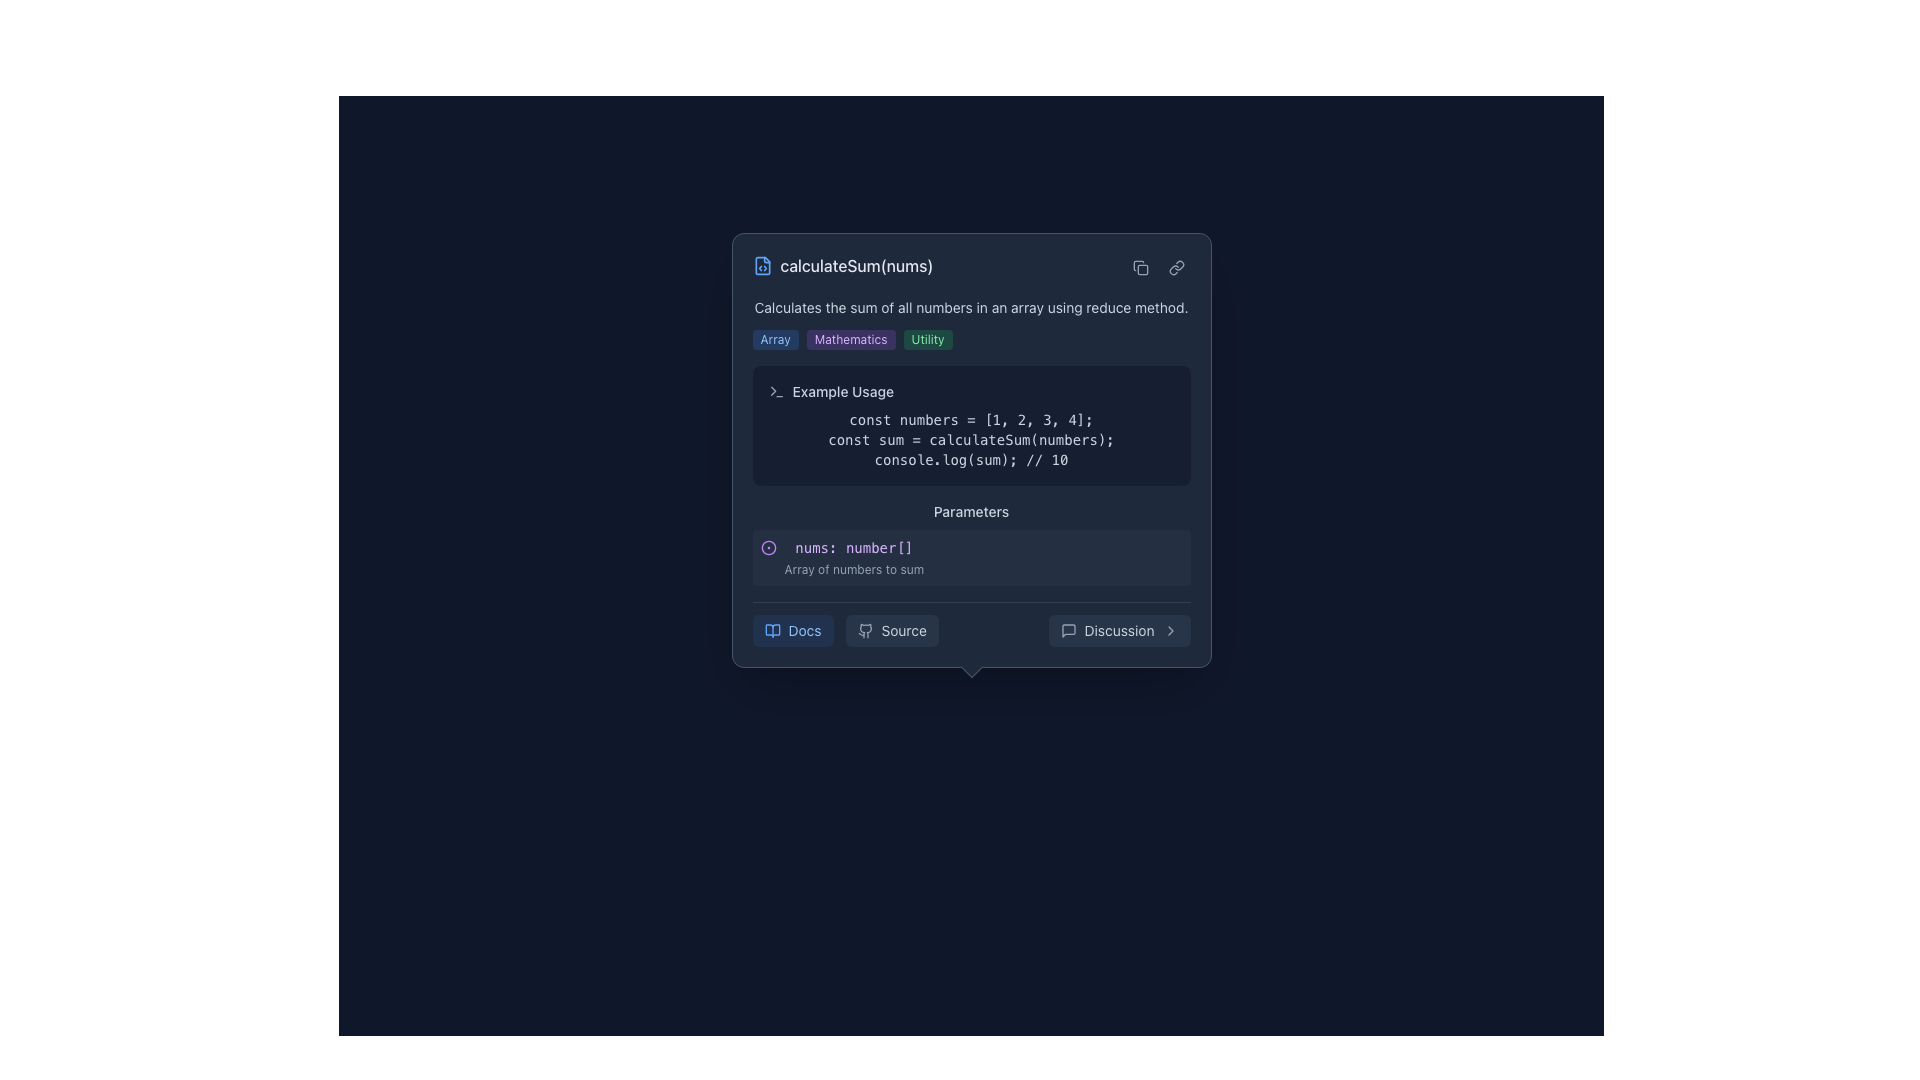  I want to click on the static text label indicating the parameter type for the function, located in the 'Parameters' section above the text 'Array of numbers to sum', so click(854, 547).